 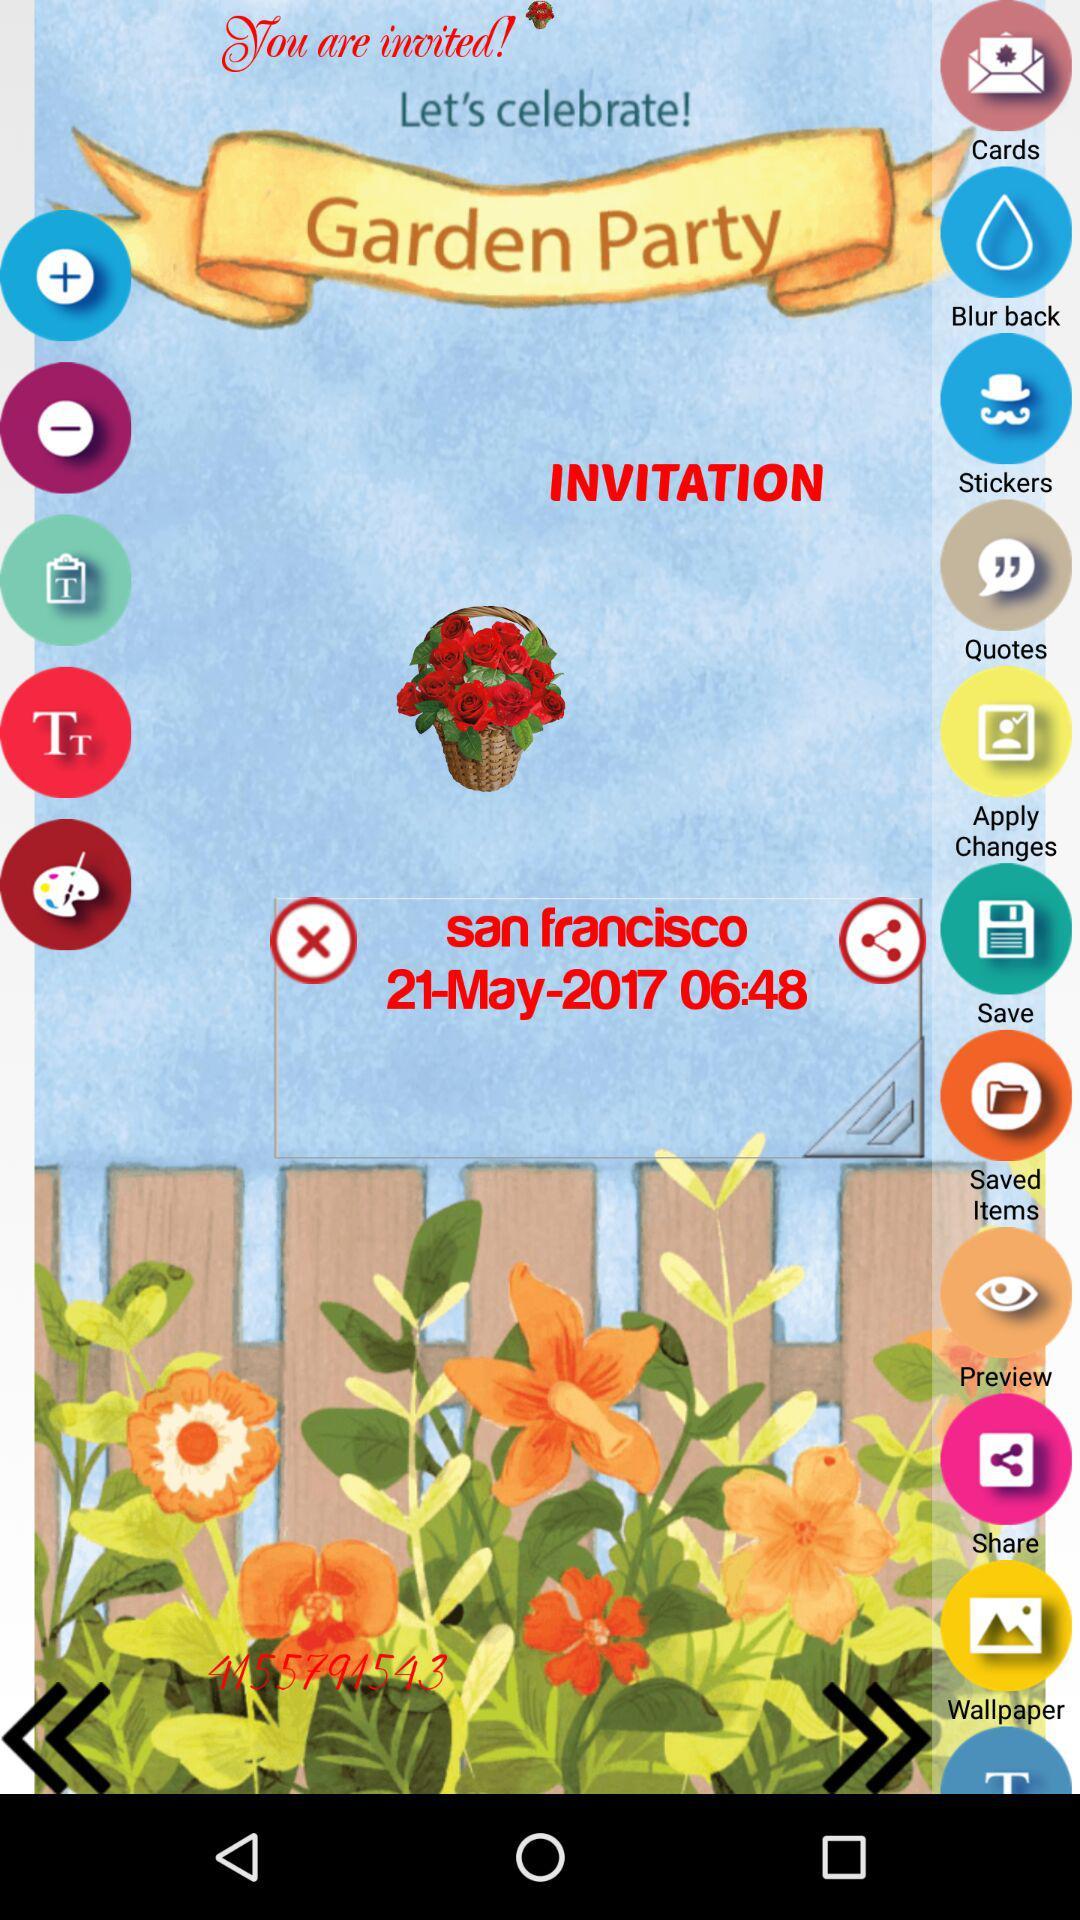 What do you see at coordinates (64, 782) in the screenshot?
I see `the font icon` at bounding box center [64, 782].